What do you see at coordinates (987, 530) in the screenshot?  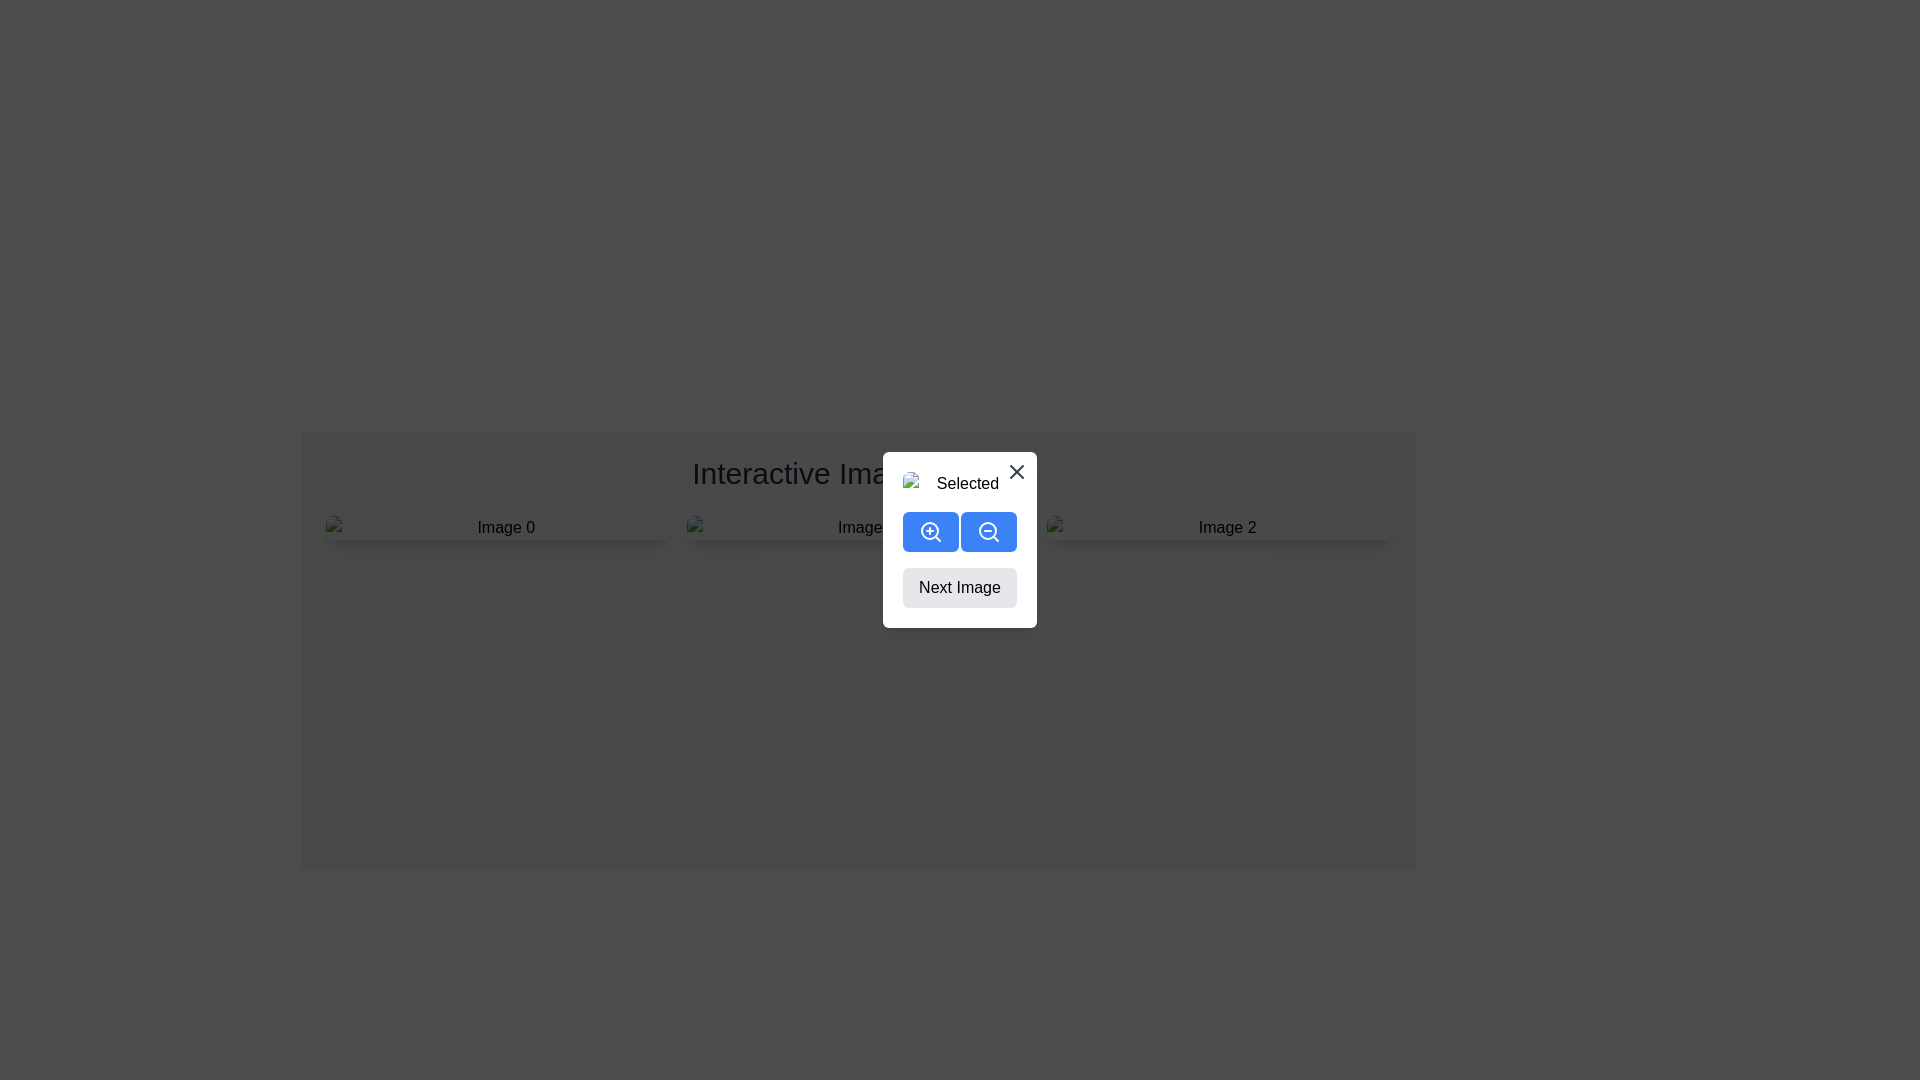 I see `the circular graphical component of the magnifying glass with a minus symbol` at bounding box center [987, 530].